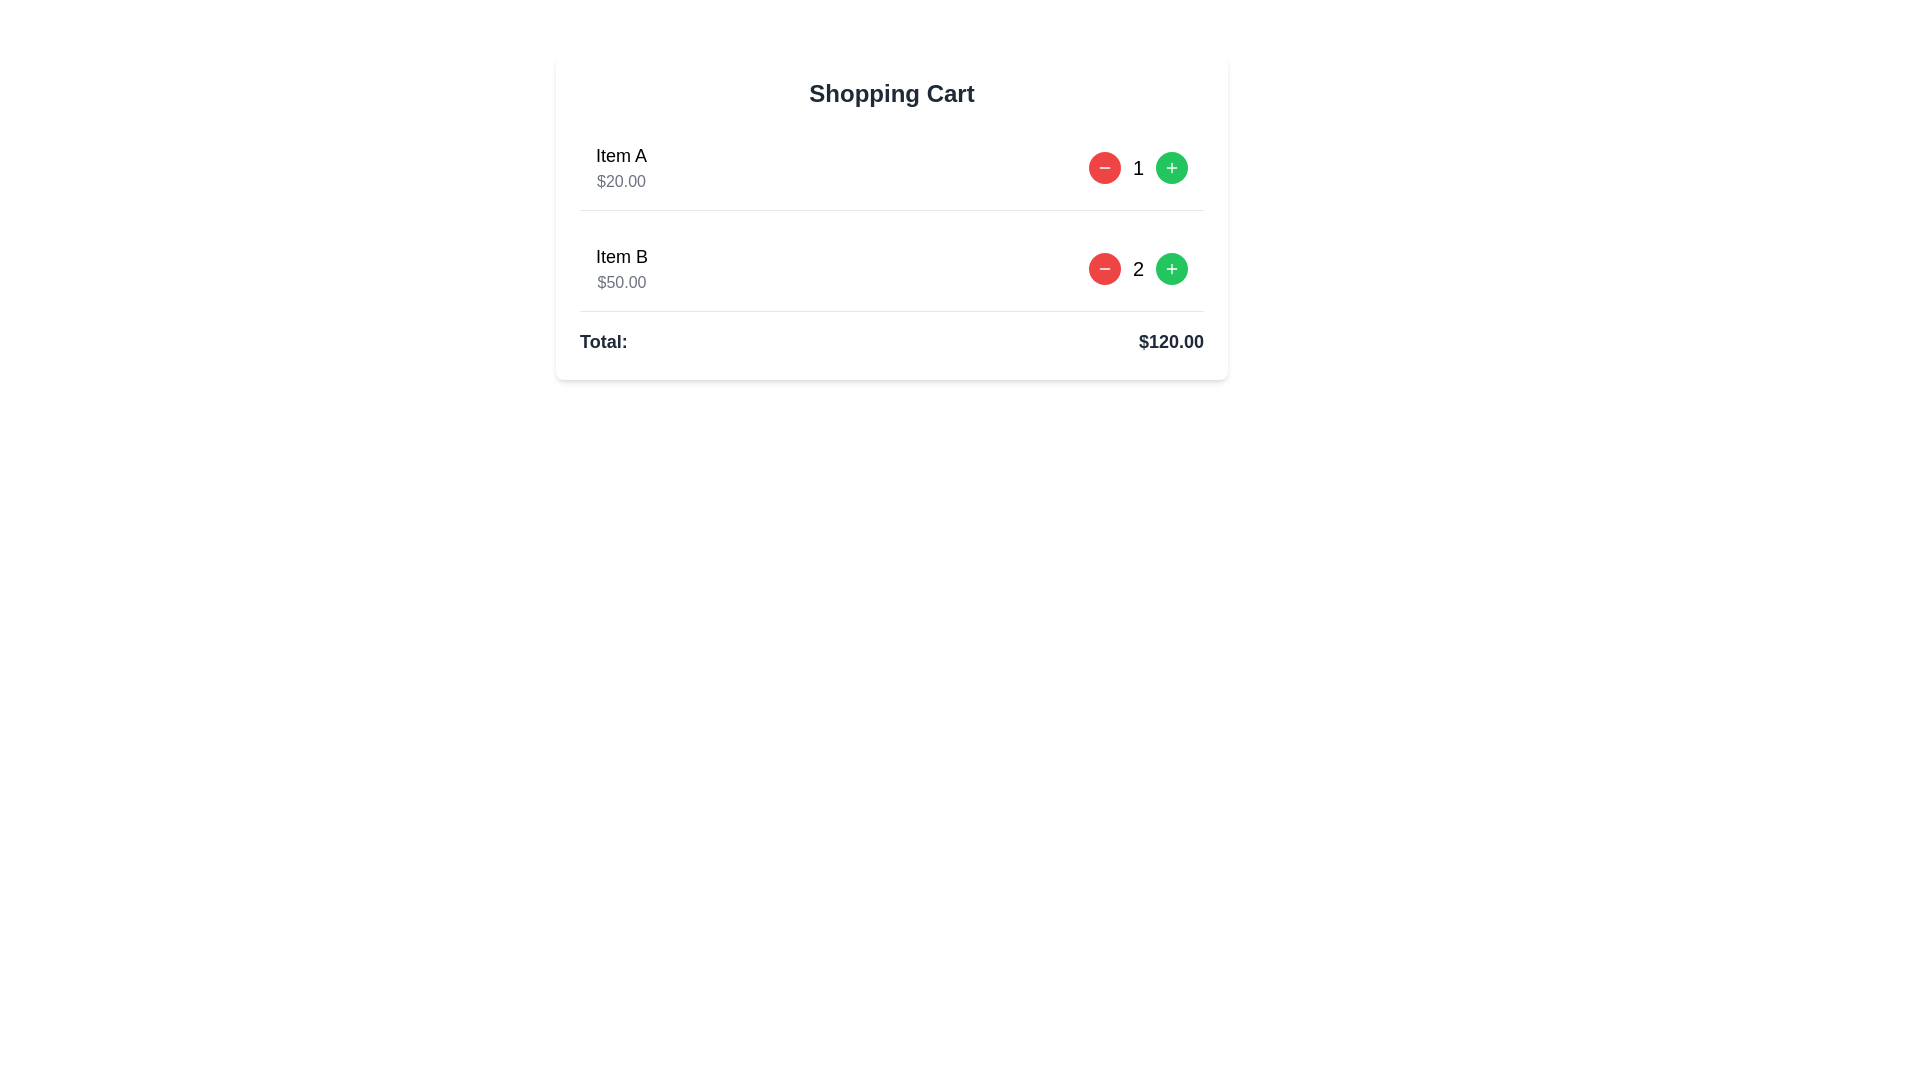 This screenshot has width=1920, height=1080. I want to click on the text label 'Total:' which is a bold, dark gray font located in the shopping cart summary section, so click(602, 341).